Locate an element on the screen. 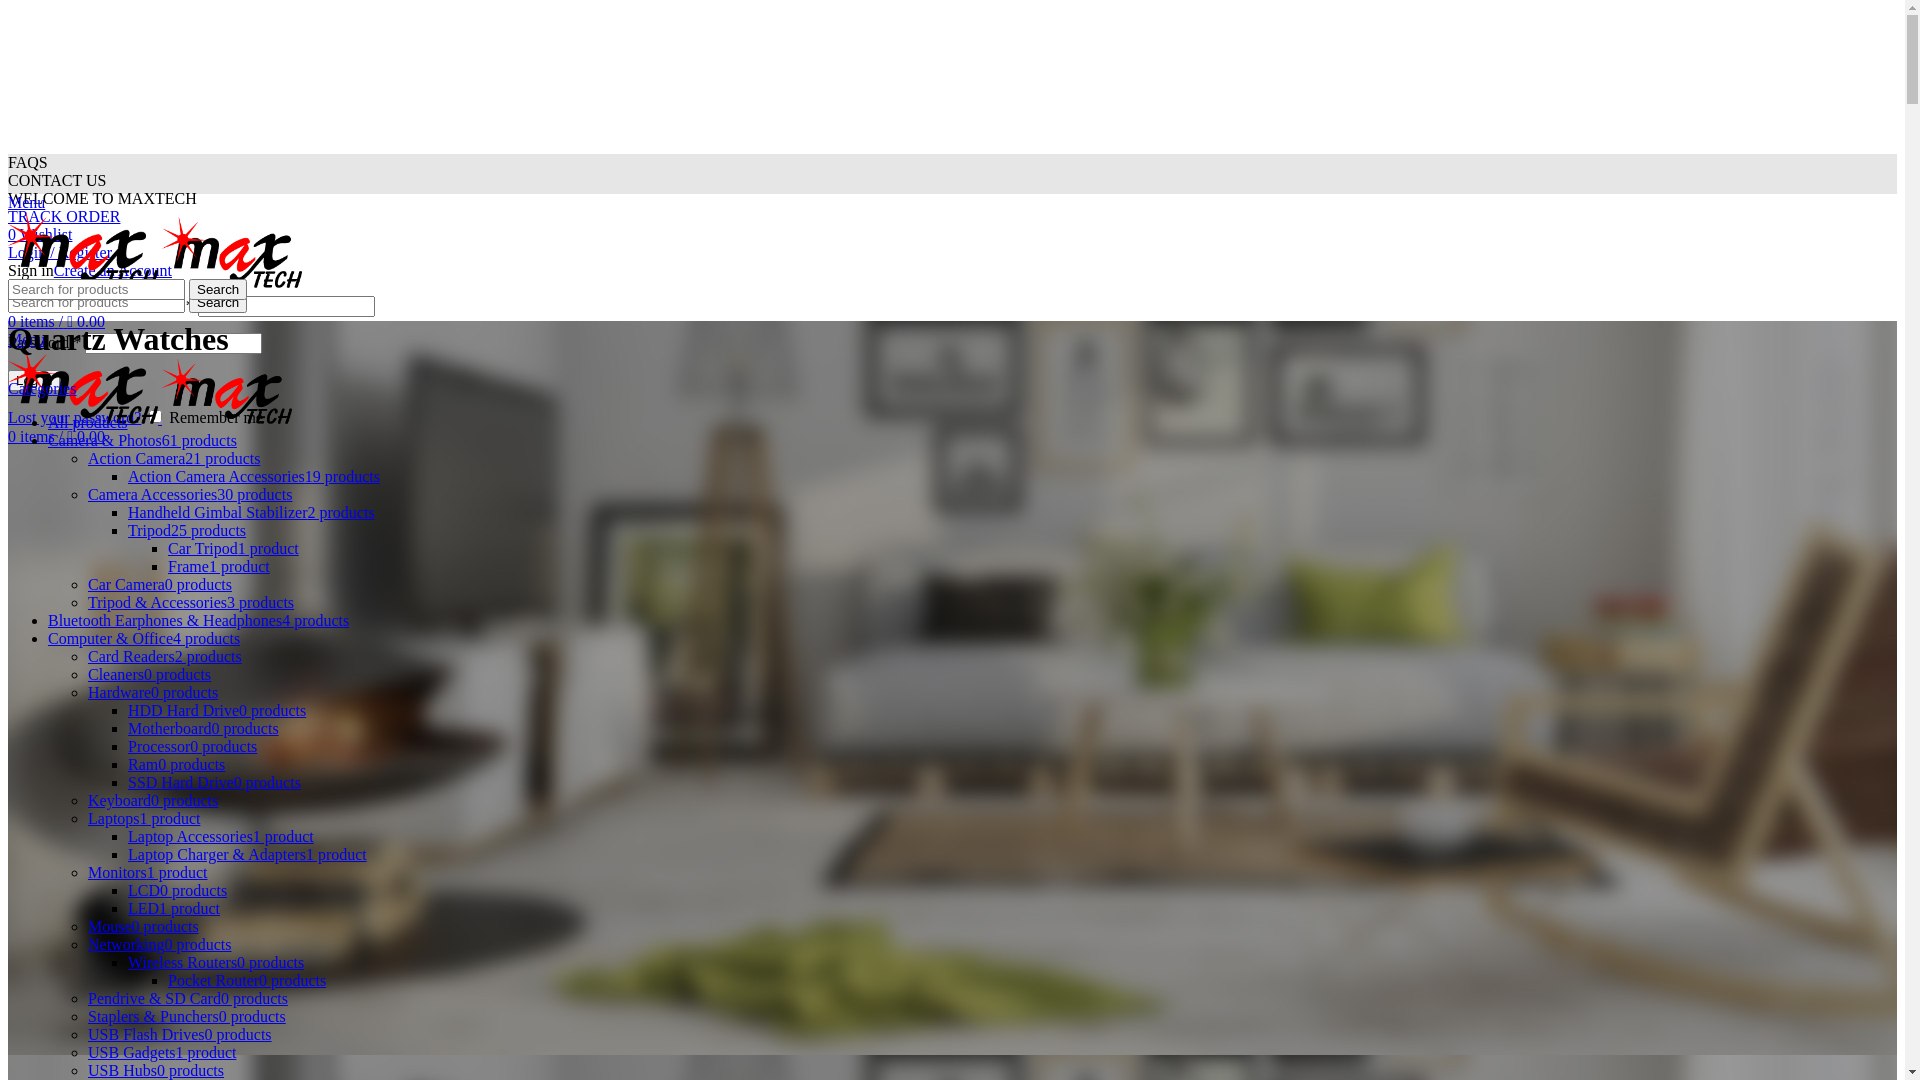  'Remember me' is located at coordinates (147, 415).